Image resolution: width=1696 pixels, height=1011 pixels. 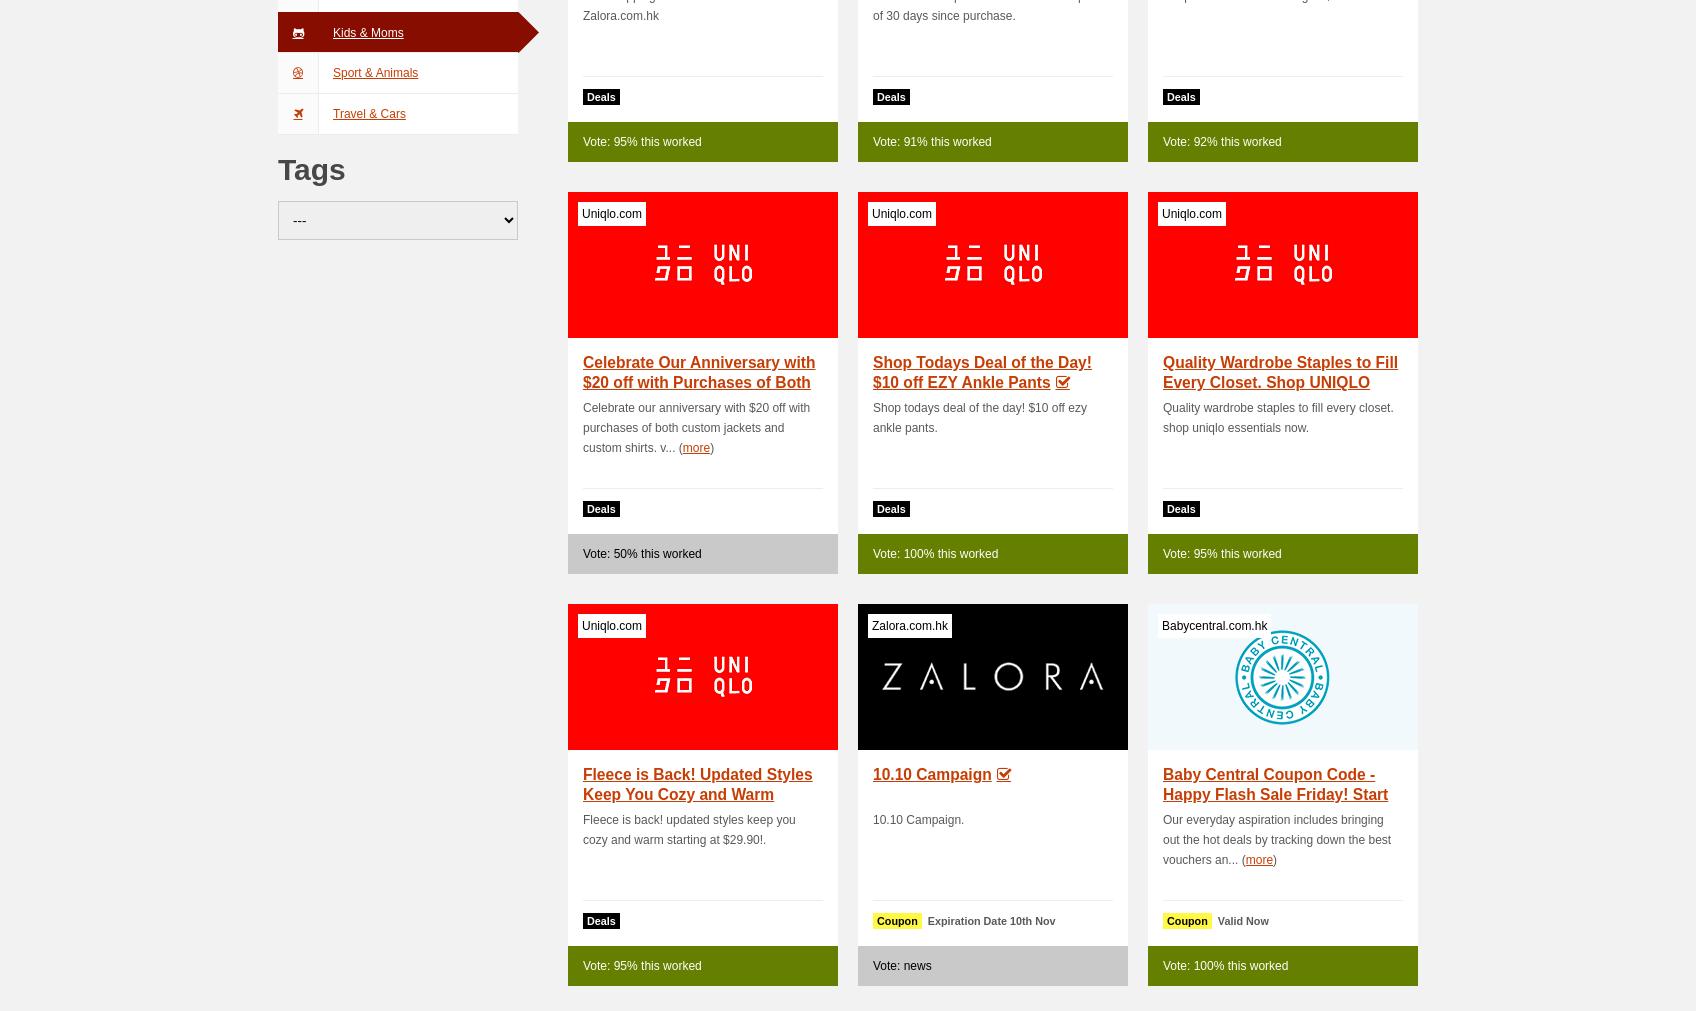 I want to click on '10.10 Campaign.', so click(x=918, y=819).